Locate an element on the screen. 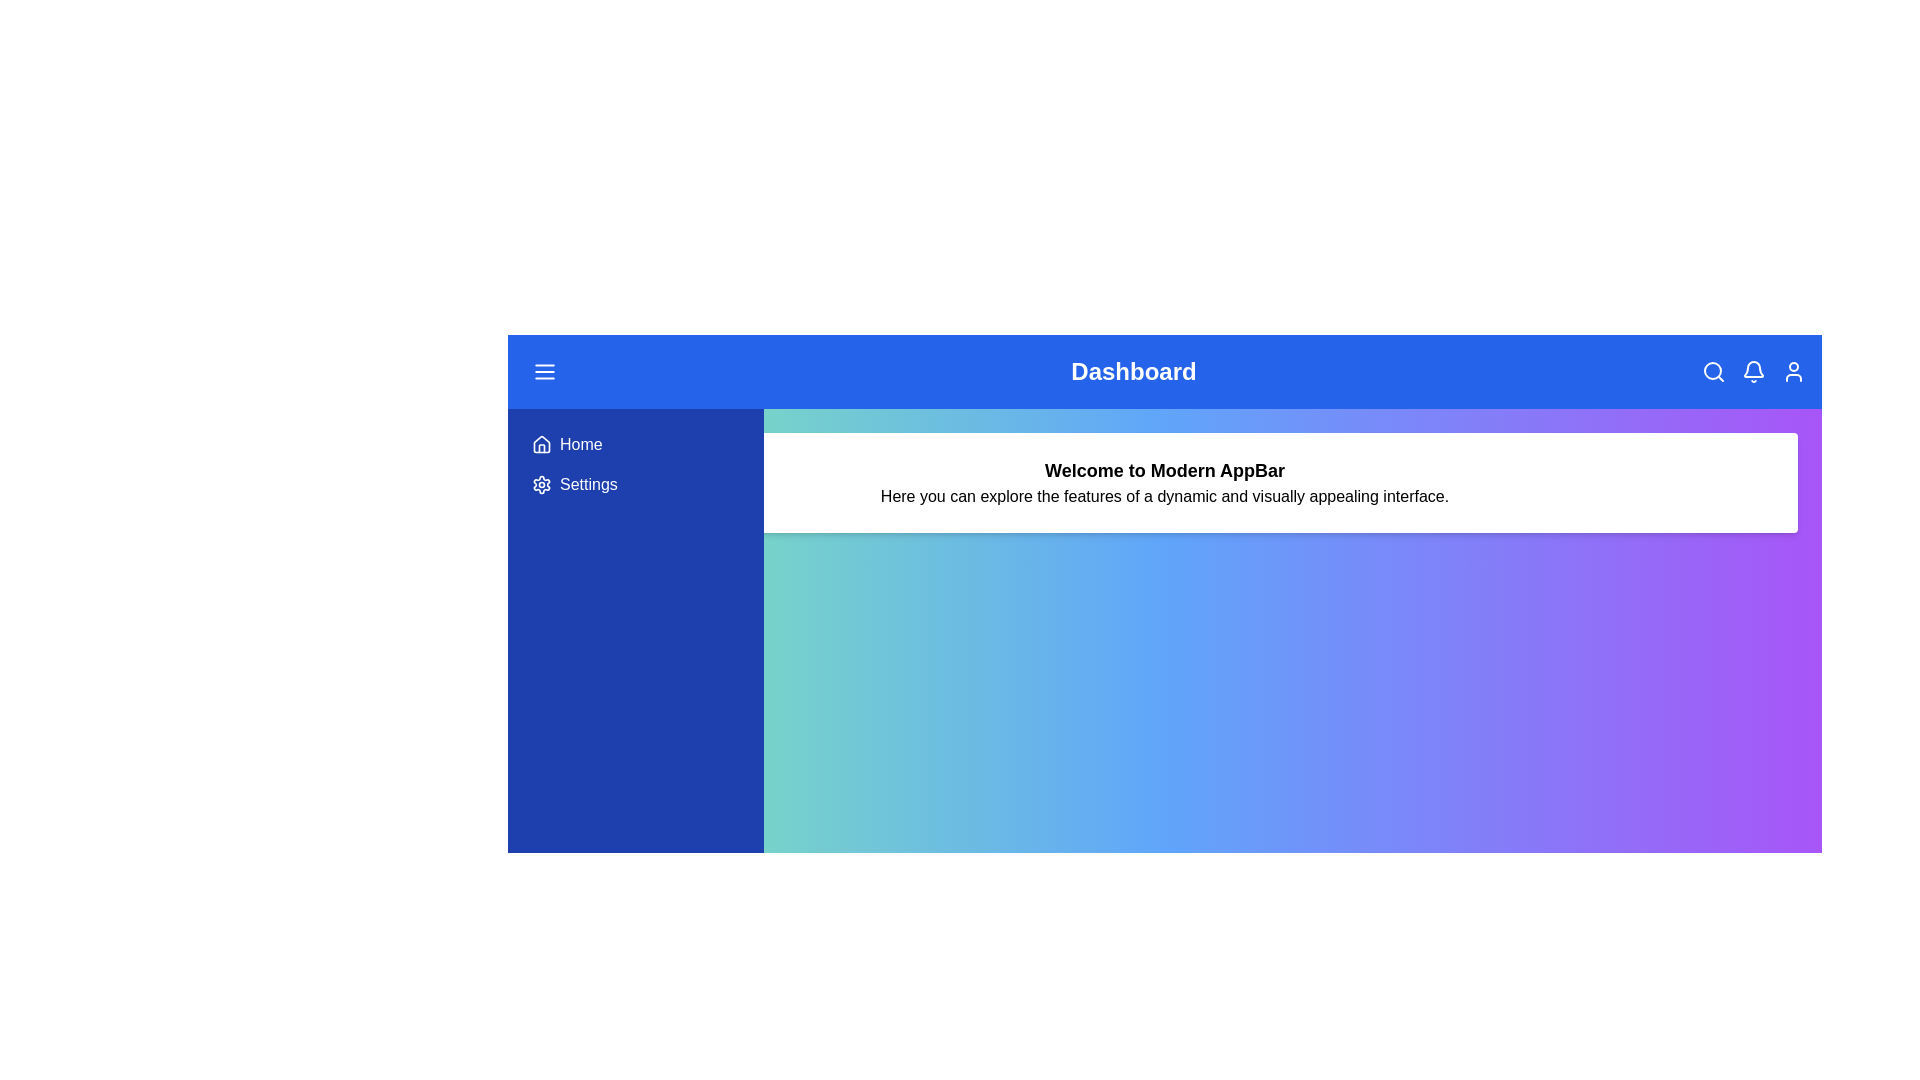 The height and width of the screenshot is (1080, 1920). the search icon in the top-right corner of the app bar is located at coordinates (1712, 371).